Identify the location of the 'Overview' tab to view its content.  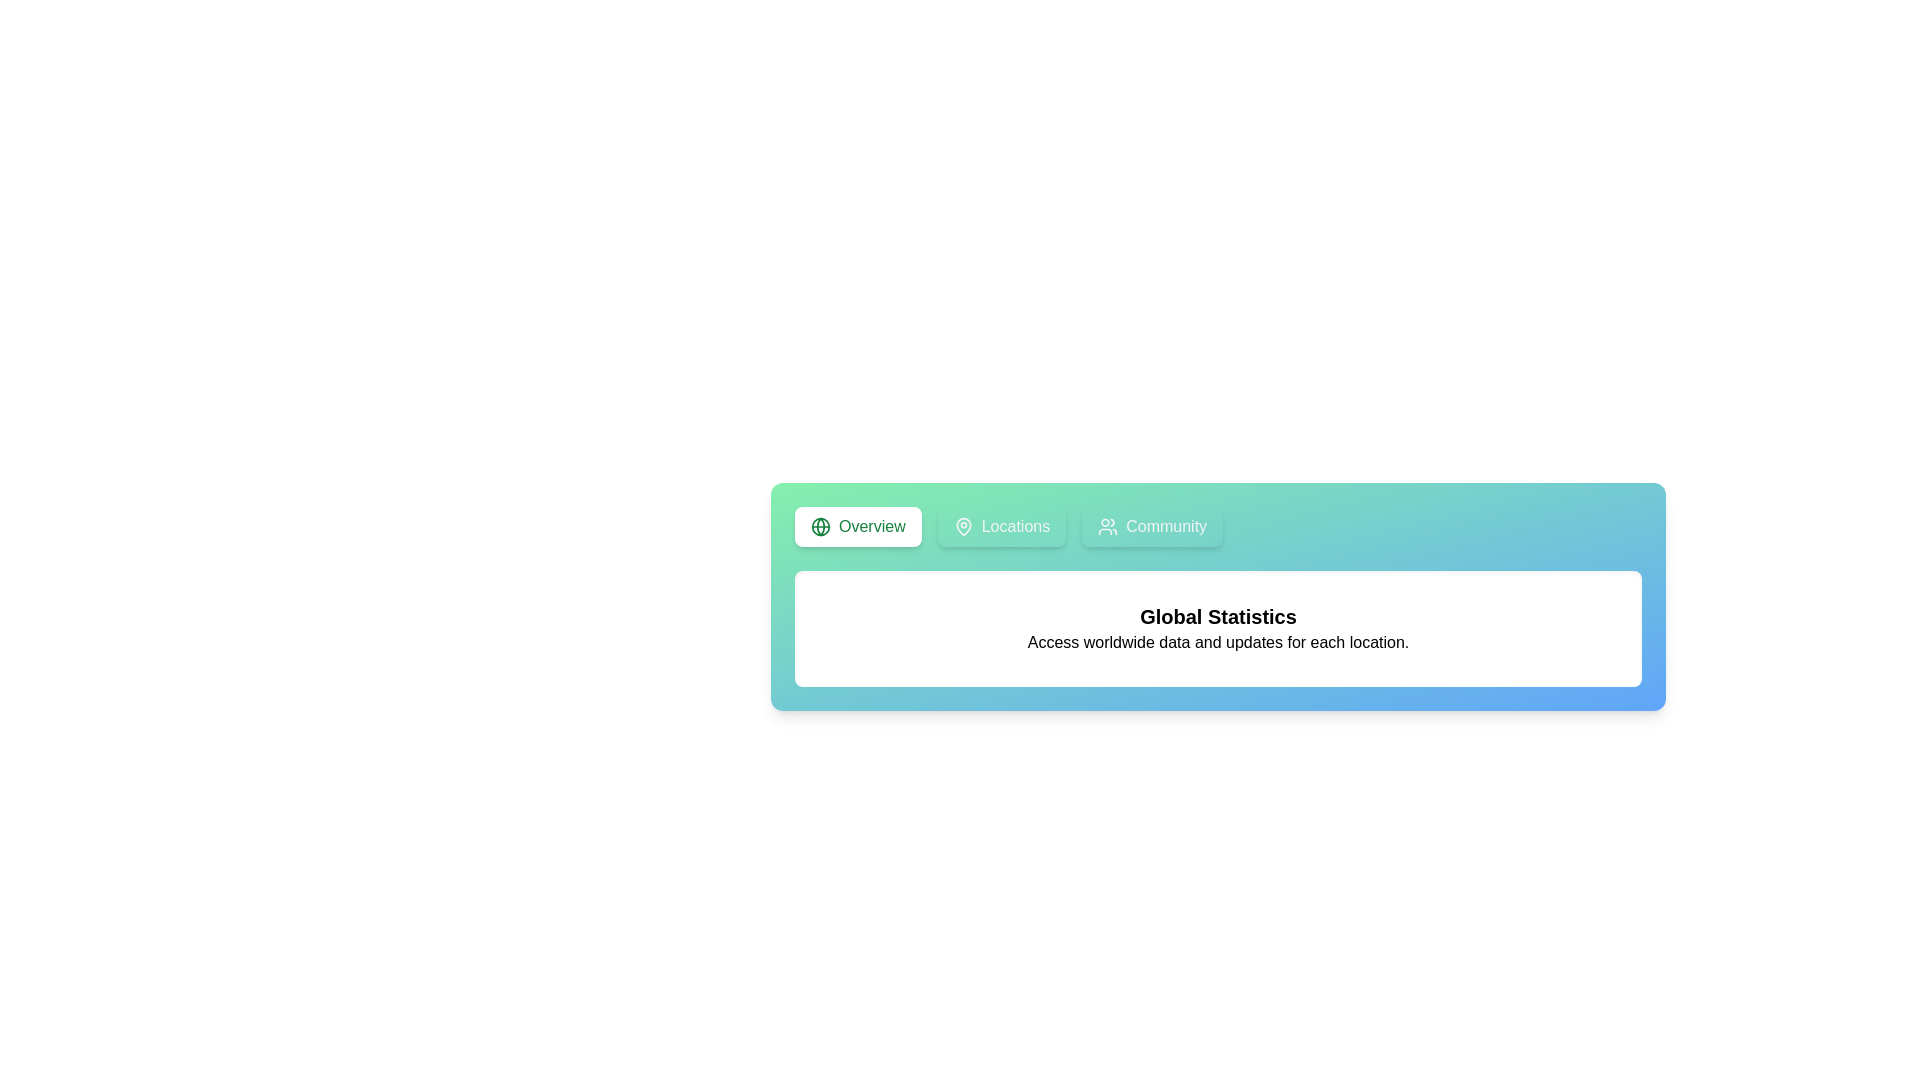
(858, 526).